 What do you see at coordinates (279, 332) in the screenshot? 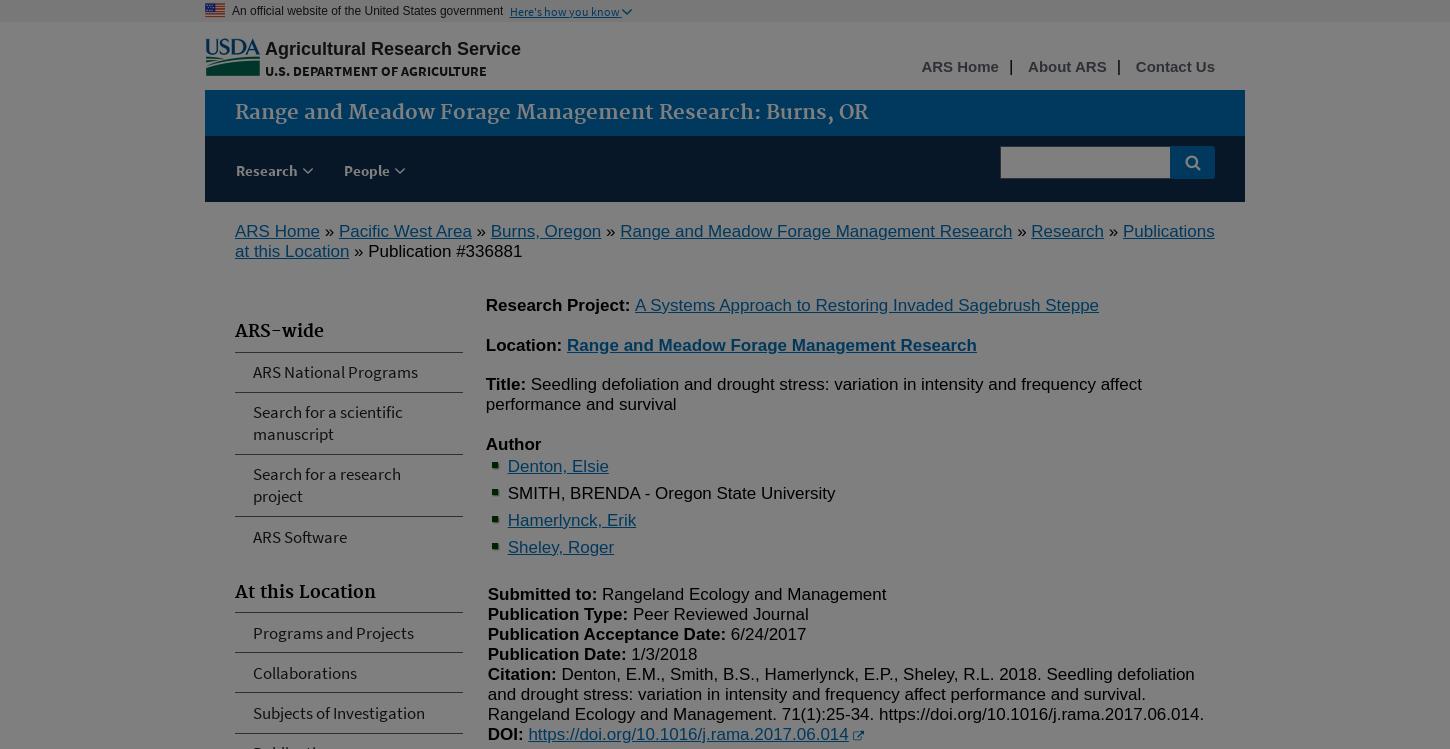
I see `'ARS-wide'` at bounding box center [279, 332].